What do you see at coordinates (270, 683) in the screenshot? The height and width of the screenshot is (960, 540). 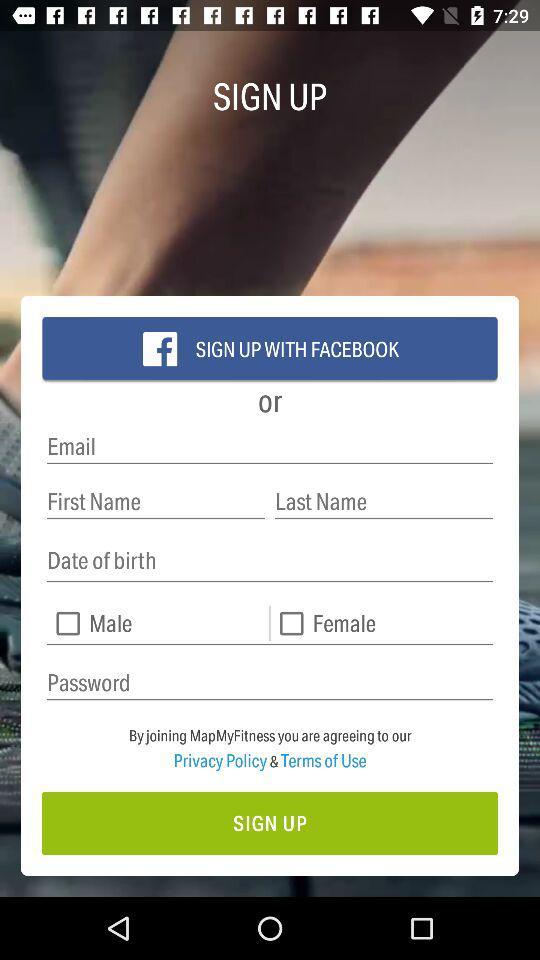 I see `password here` at bounding box center [270, 683].